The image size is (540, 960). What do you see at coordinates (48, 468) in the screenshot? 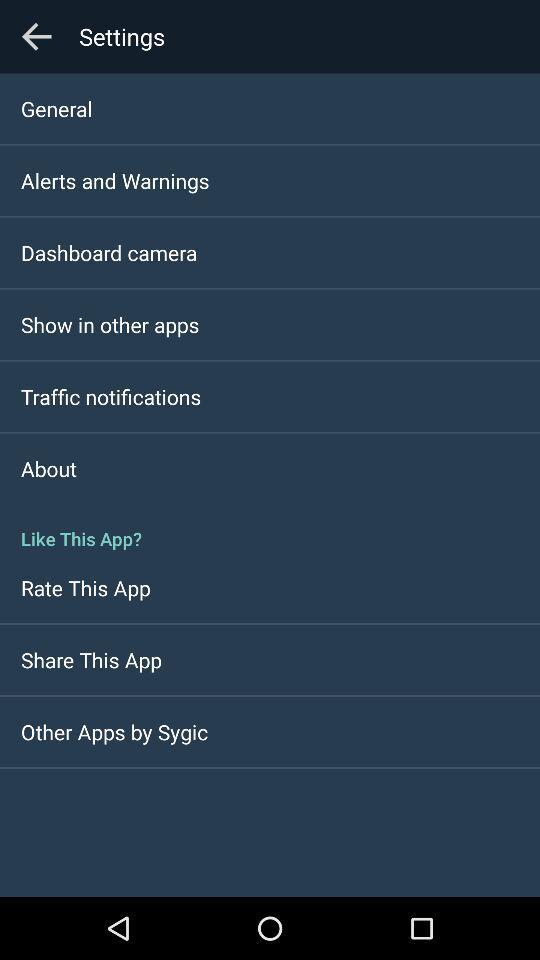
I see `the item above the like this app? item` at bounding box center [48, 468].